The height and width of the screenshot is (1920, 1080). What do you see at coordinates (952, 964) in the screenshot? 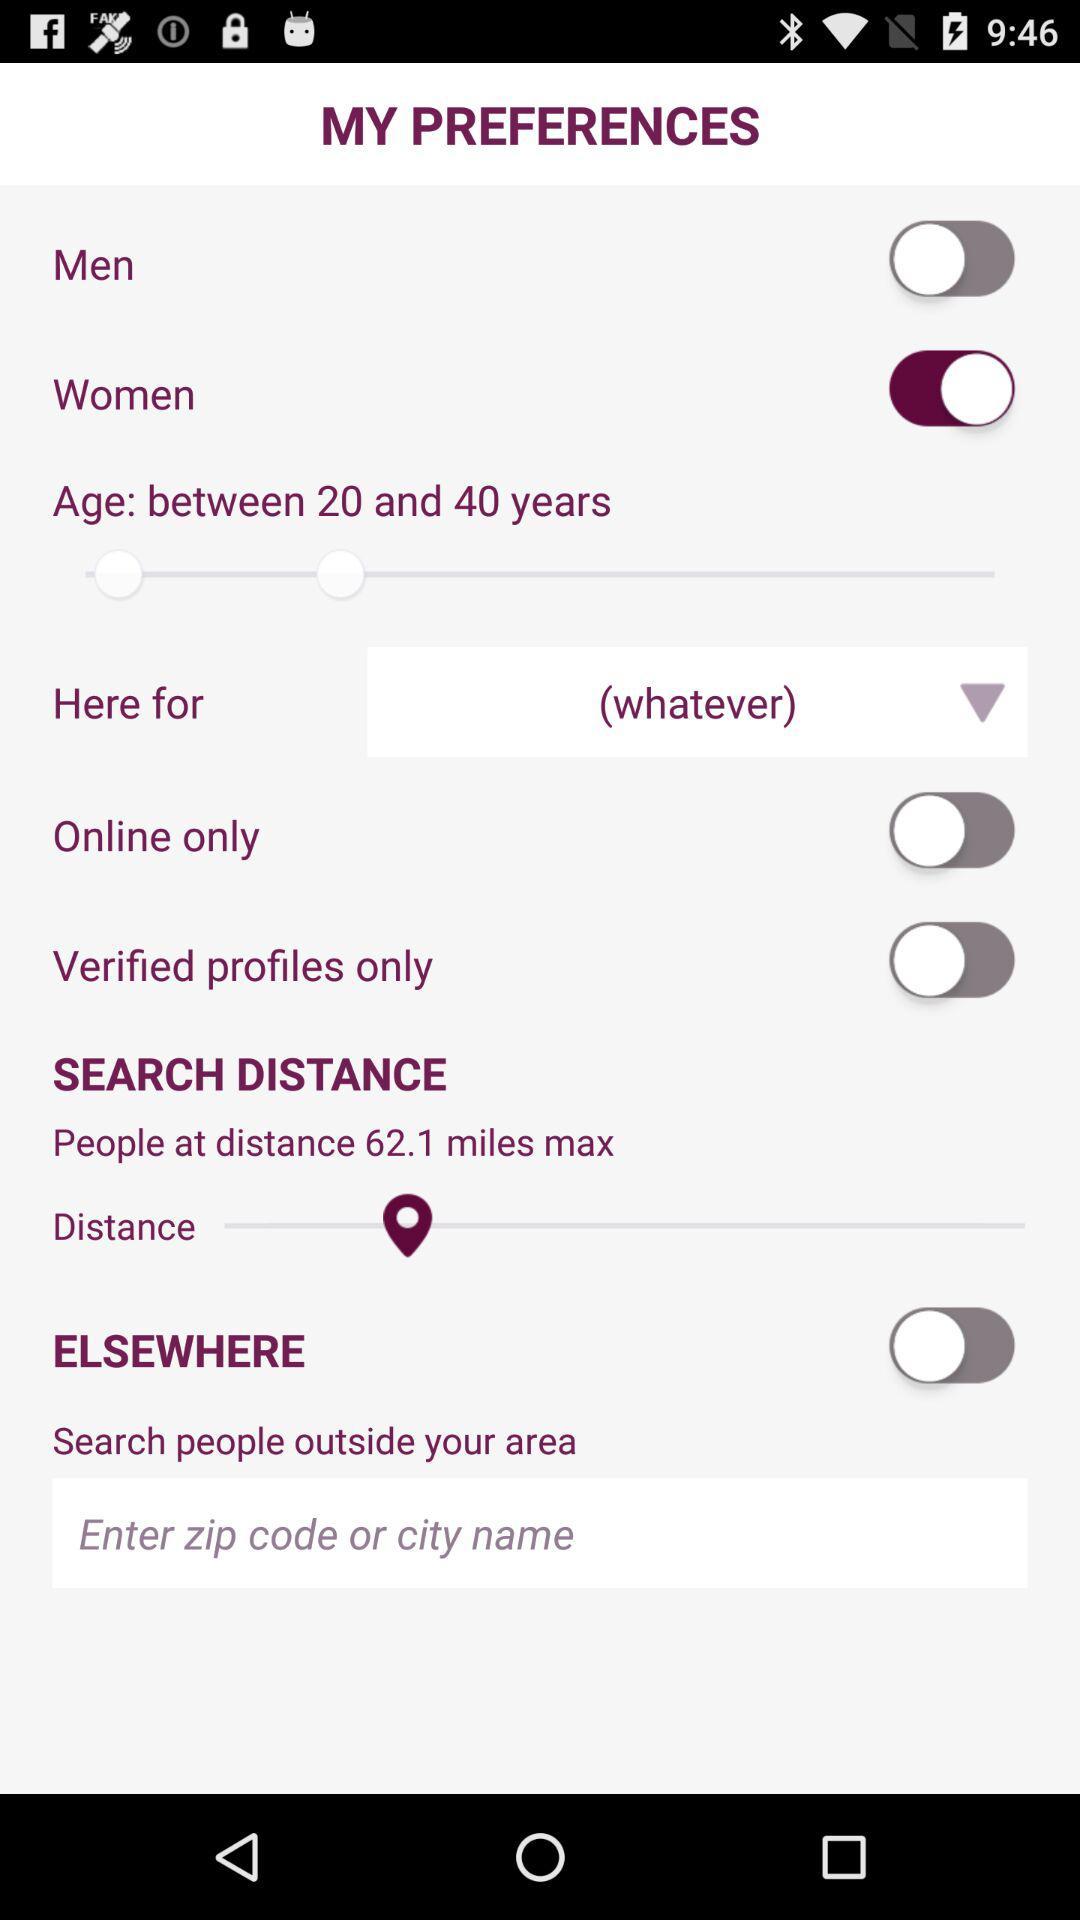
I see `switch option` at bounding box center [952, 964].